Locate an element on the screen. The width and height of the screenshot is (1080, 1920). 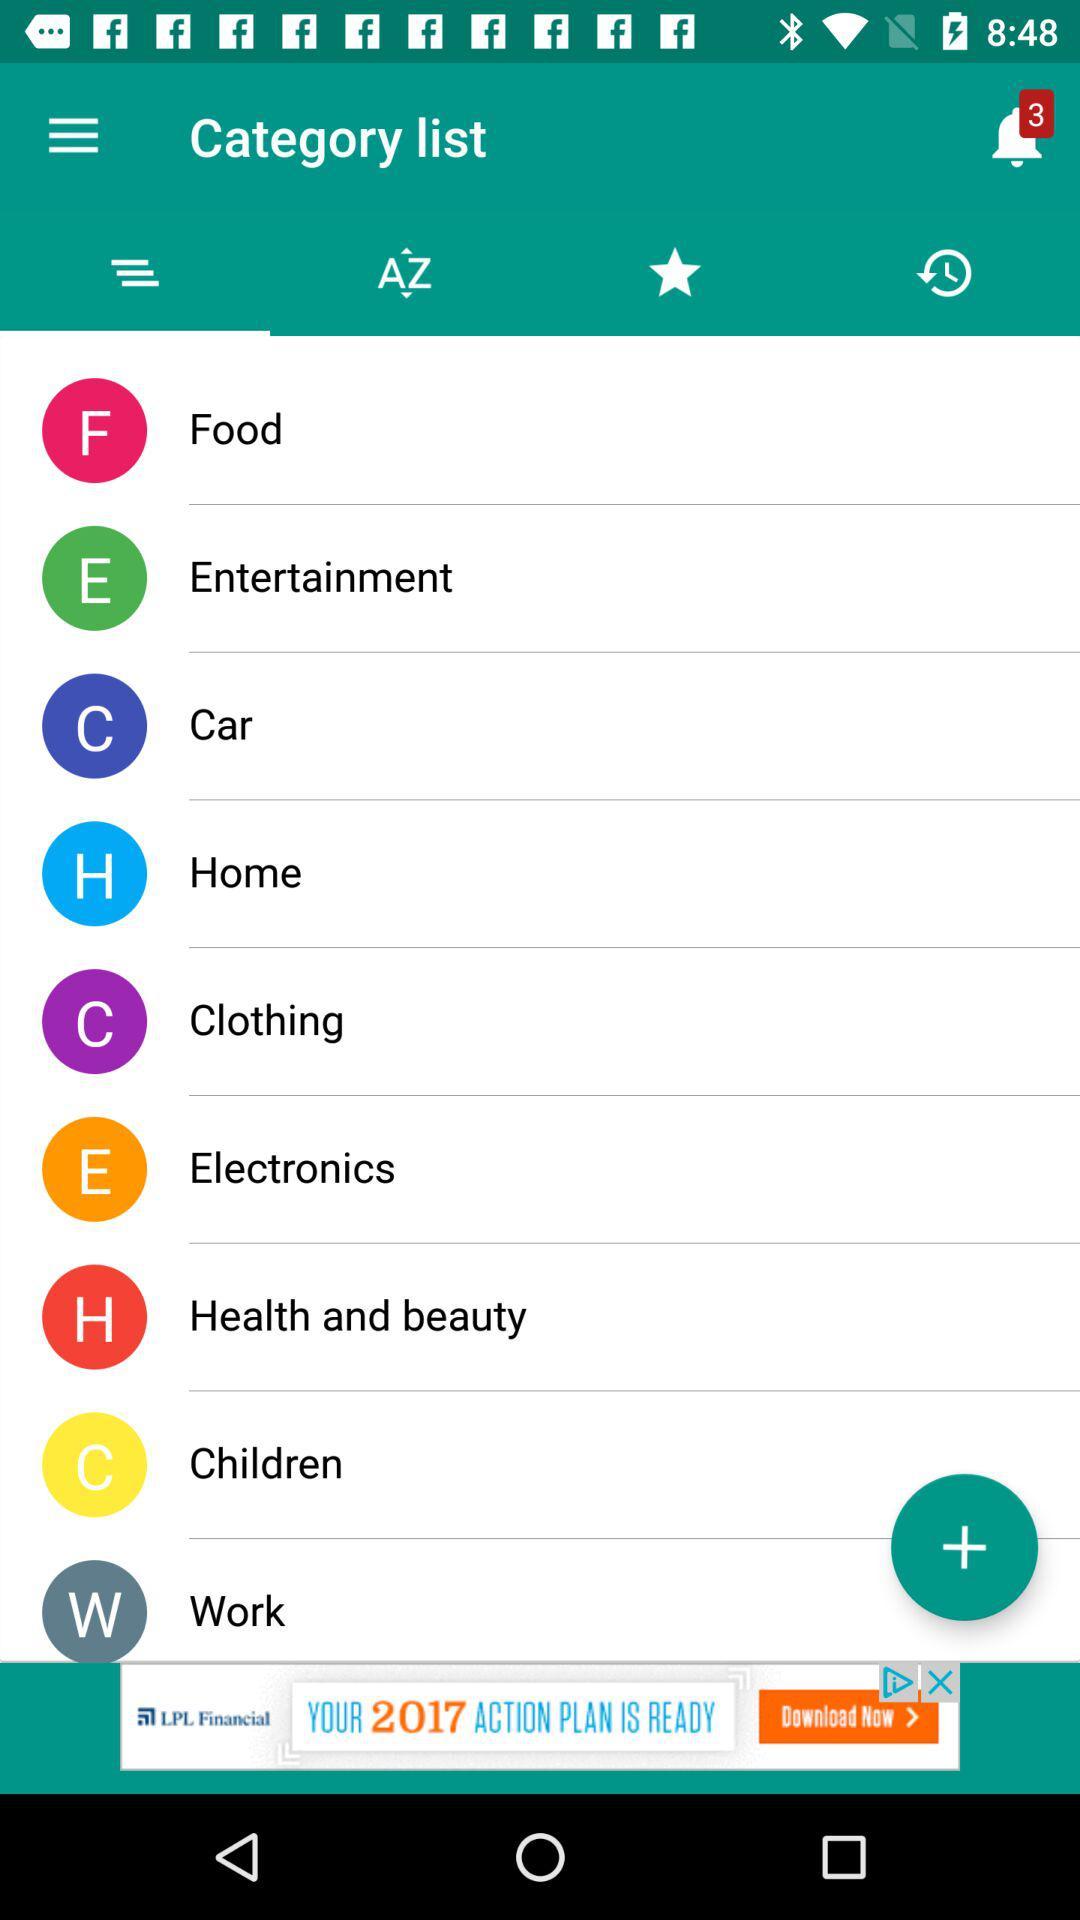
click the plus is located at coordinates (963, 1546).